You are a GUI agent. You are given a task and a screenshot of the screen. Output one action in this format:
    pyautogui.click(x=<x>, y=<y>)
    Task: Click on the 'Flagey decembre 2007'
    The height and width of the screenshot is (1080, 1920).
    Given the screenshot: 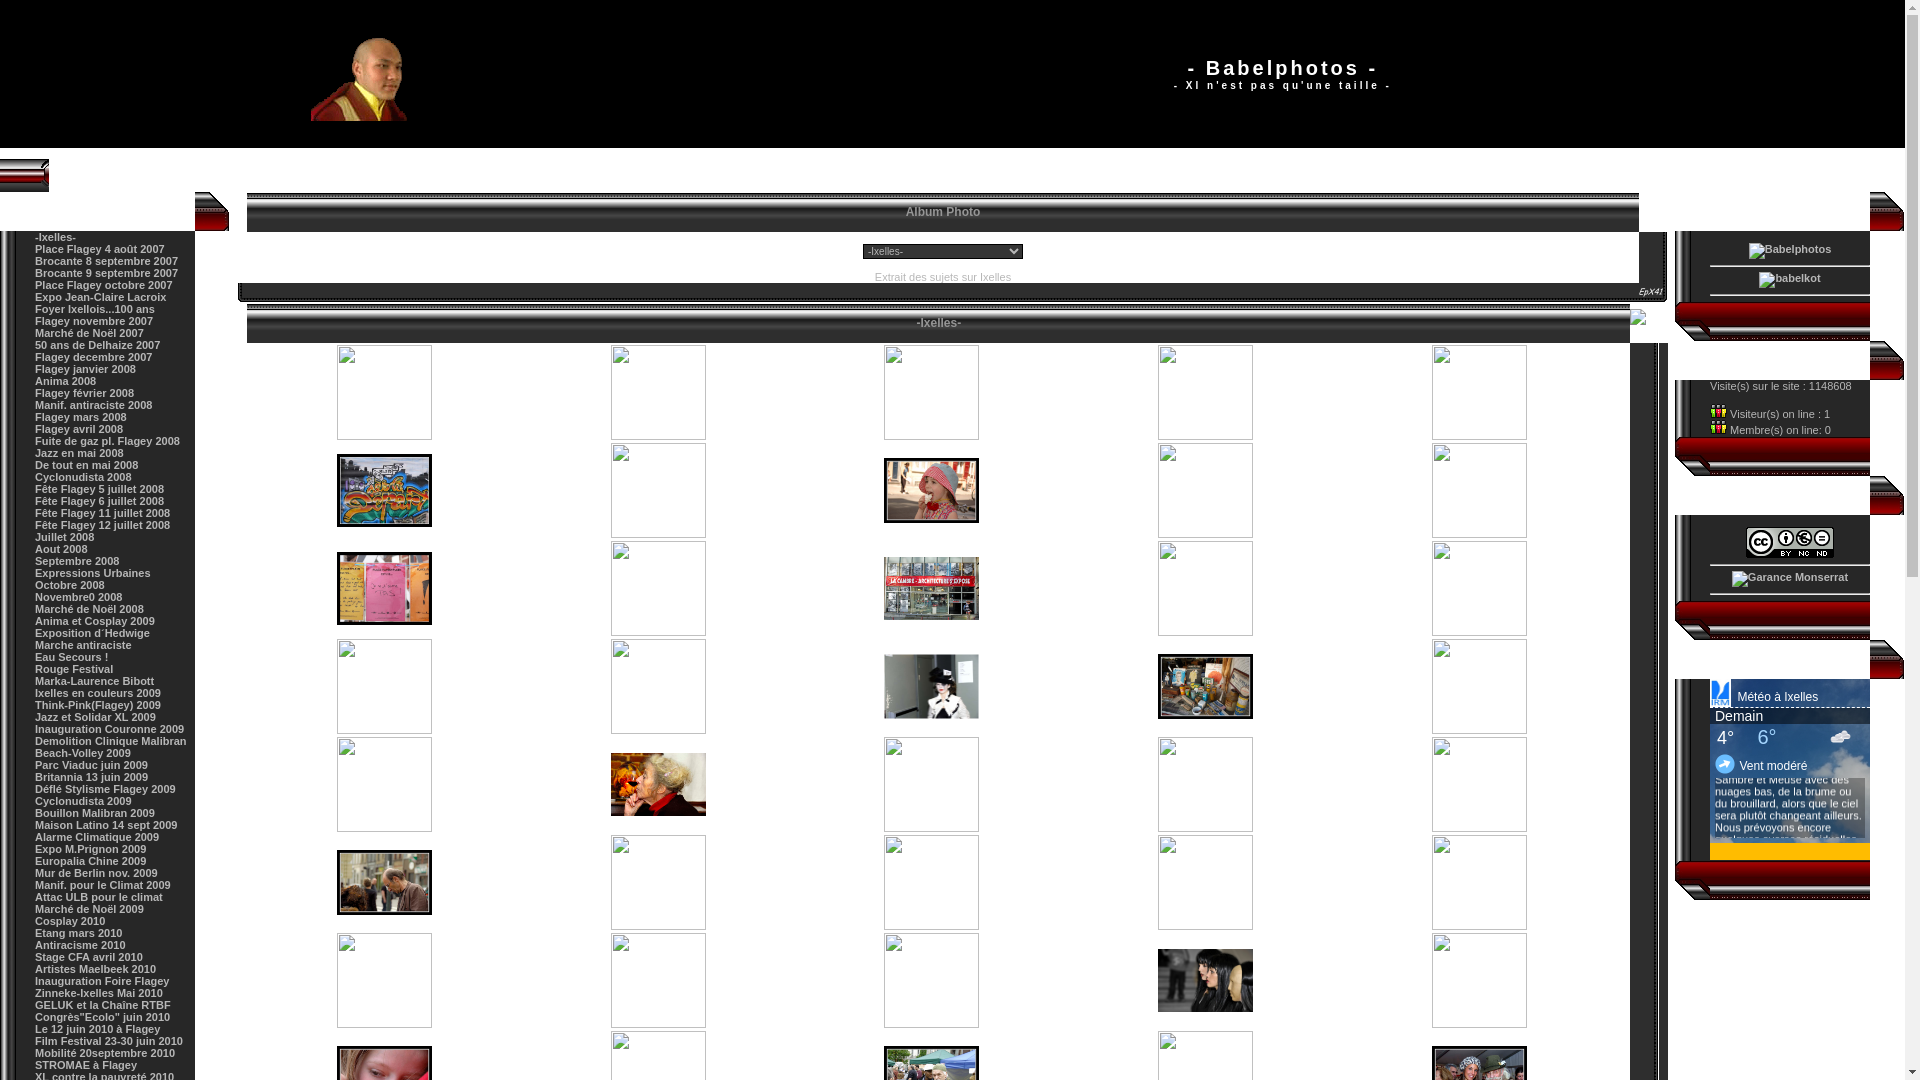 What is the action you would take?
    pyautogui.click(x=92, y=356)
    